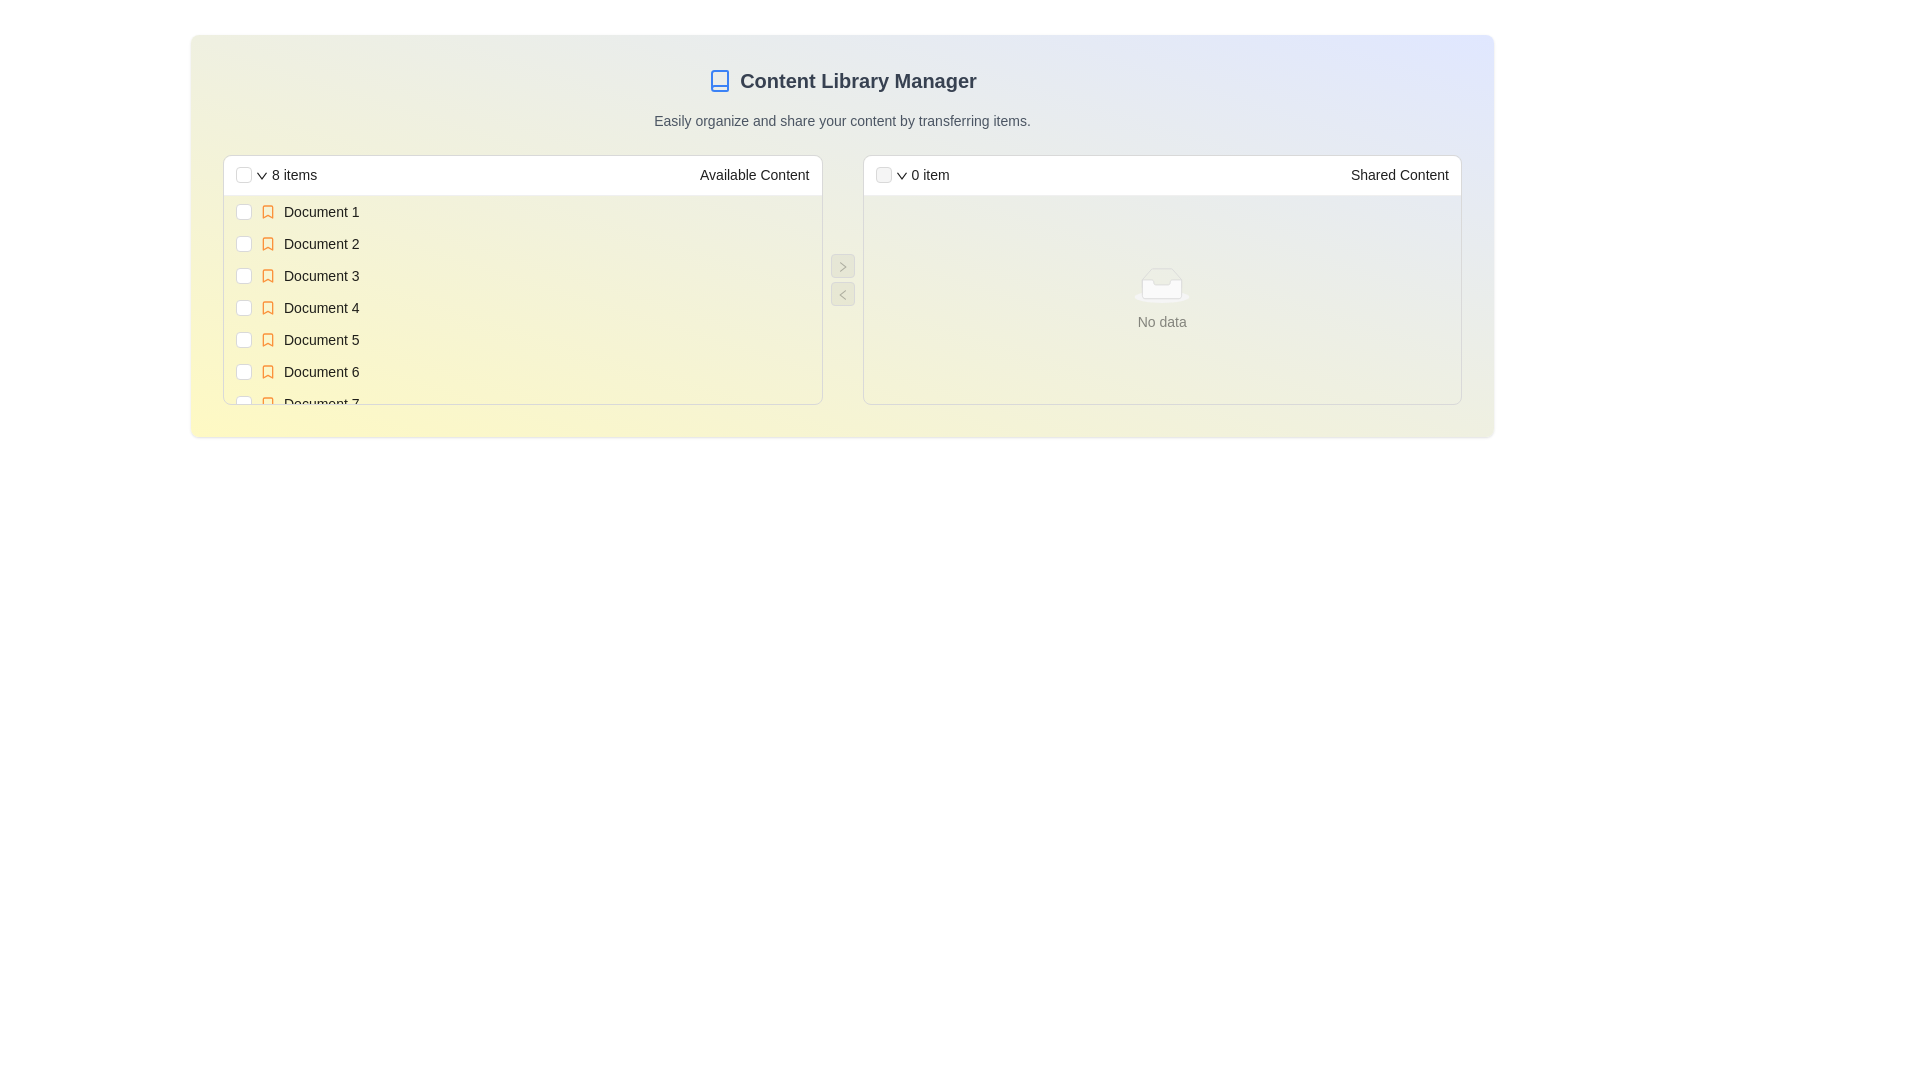  I want to click on the compact, orange-colored bookmark icon located, so click(267, 404).